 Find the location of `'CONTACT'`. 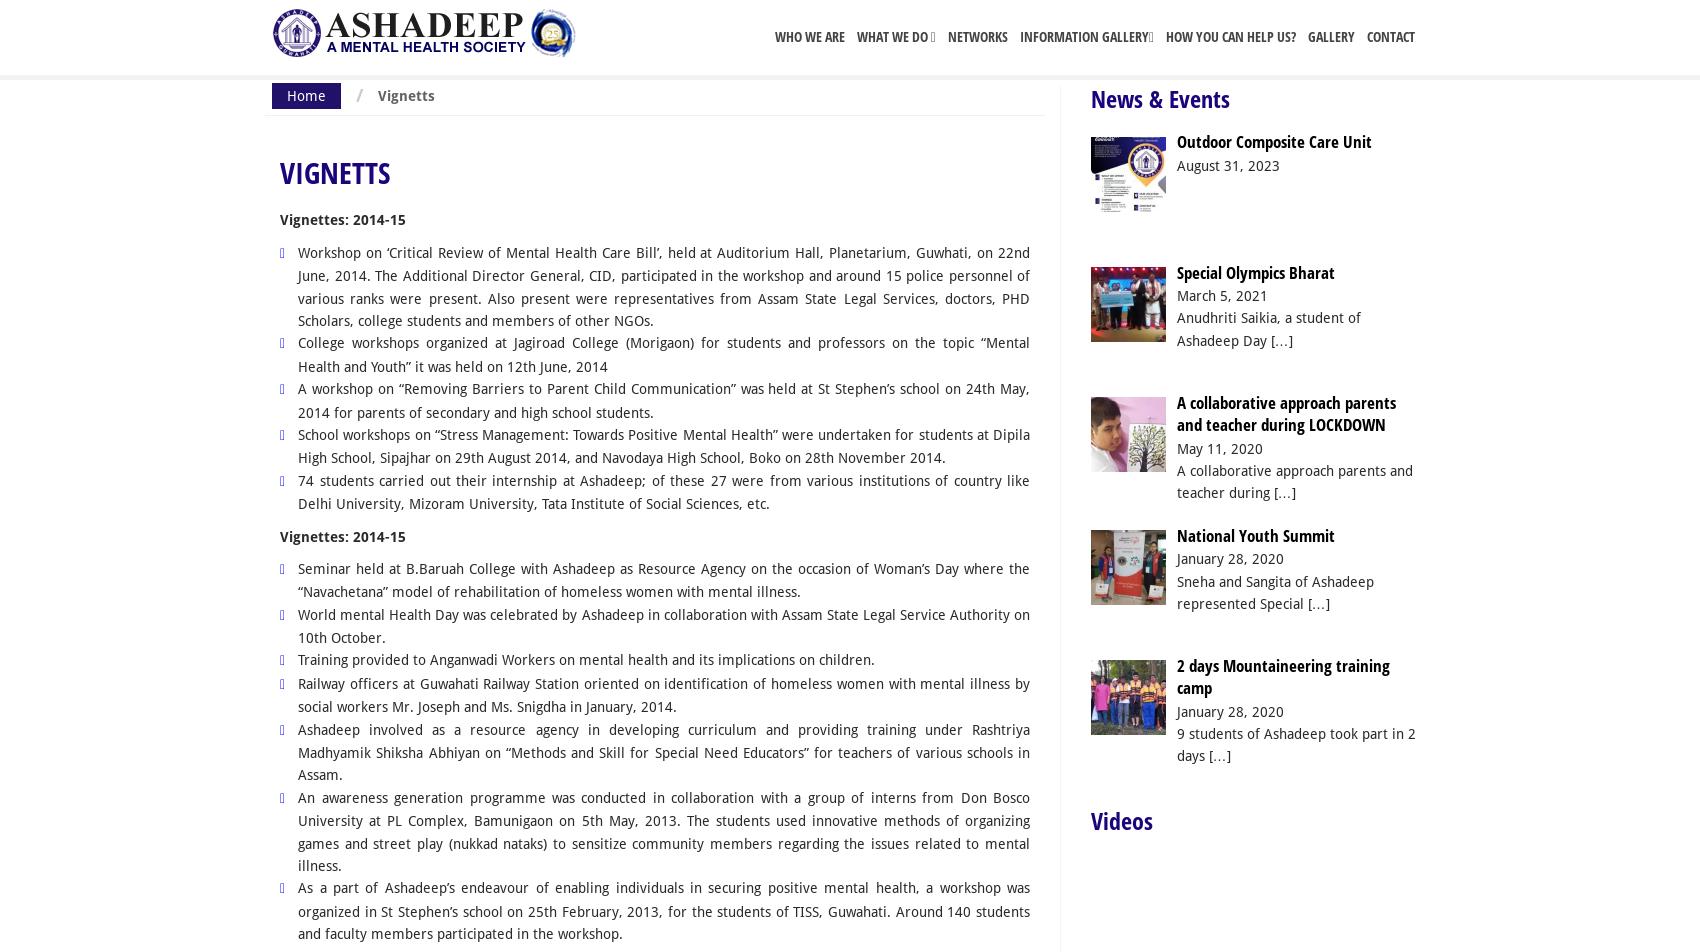

'CONTACT' is located at coordinates (1389, 36).